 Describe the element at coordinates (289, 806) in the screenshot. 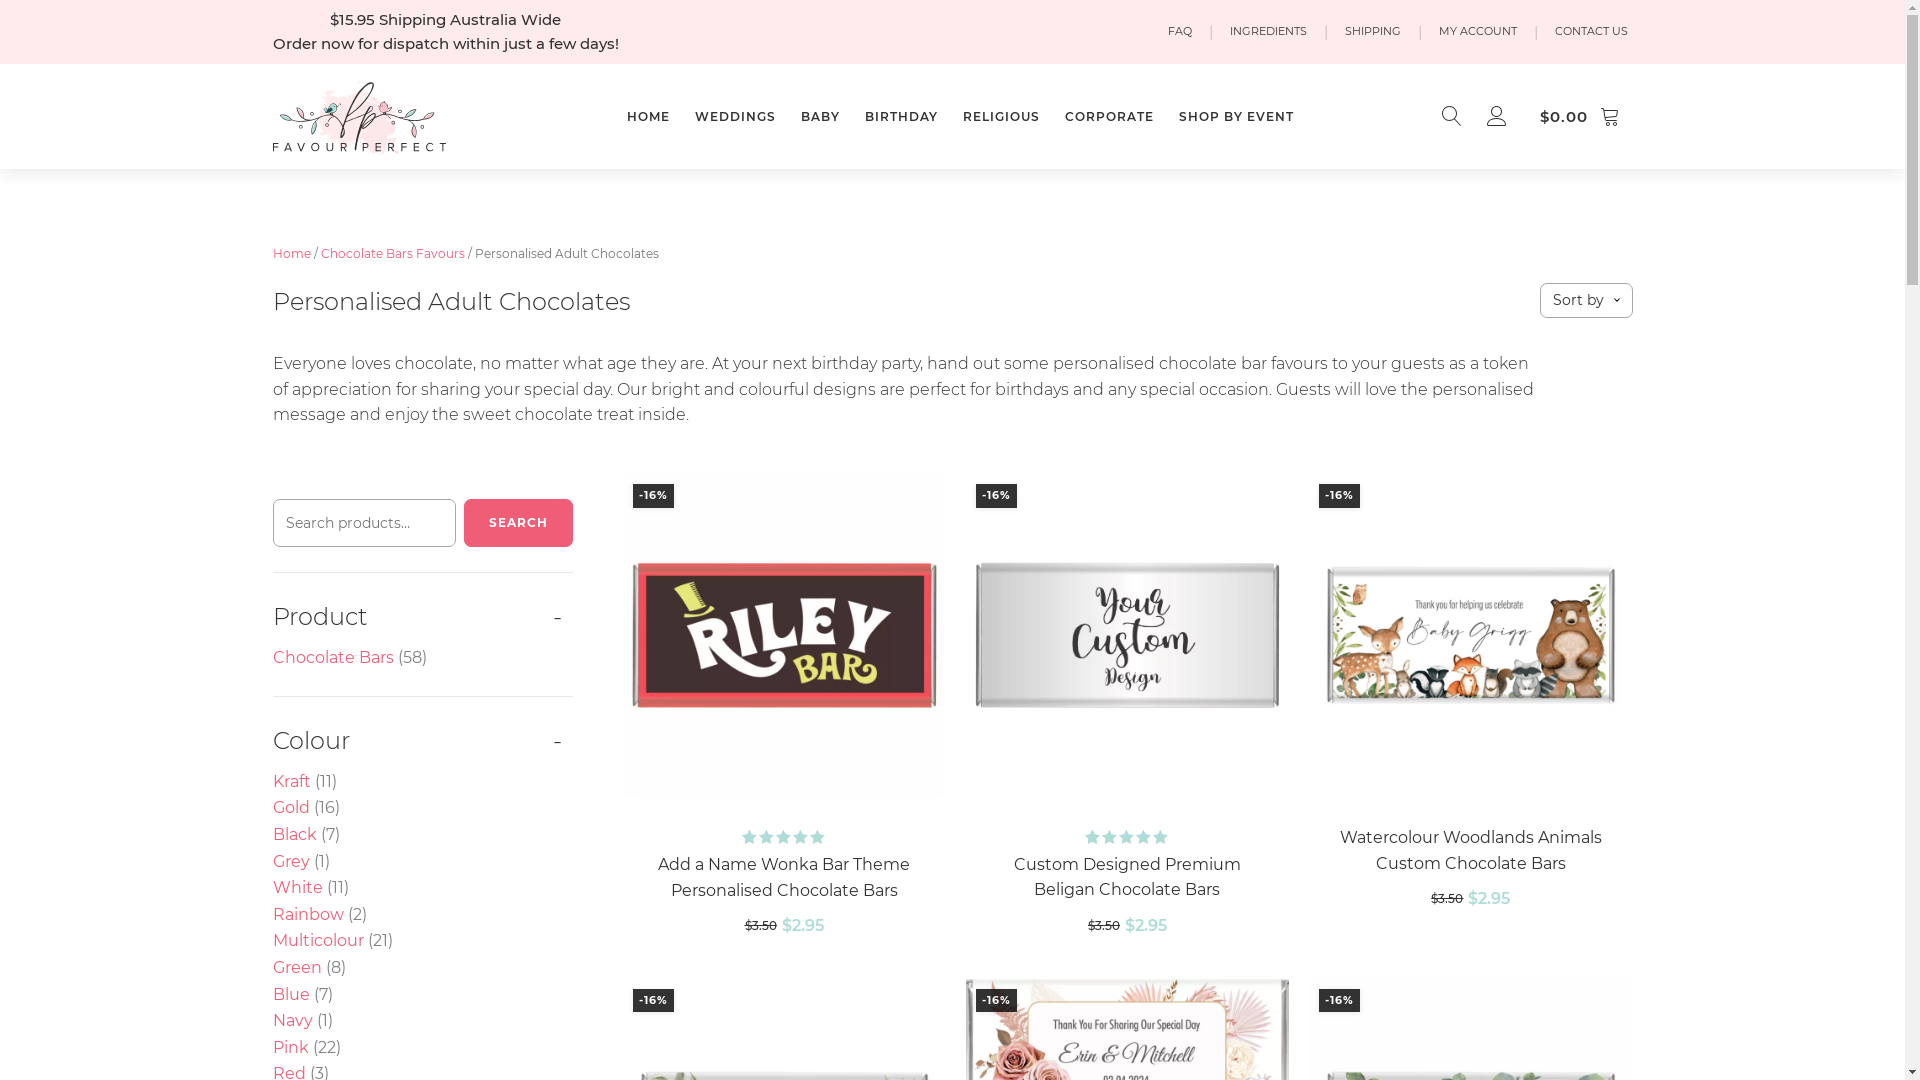

I see `'Gold'` at that location.